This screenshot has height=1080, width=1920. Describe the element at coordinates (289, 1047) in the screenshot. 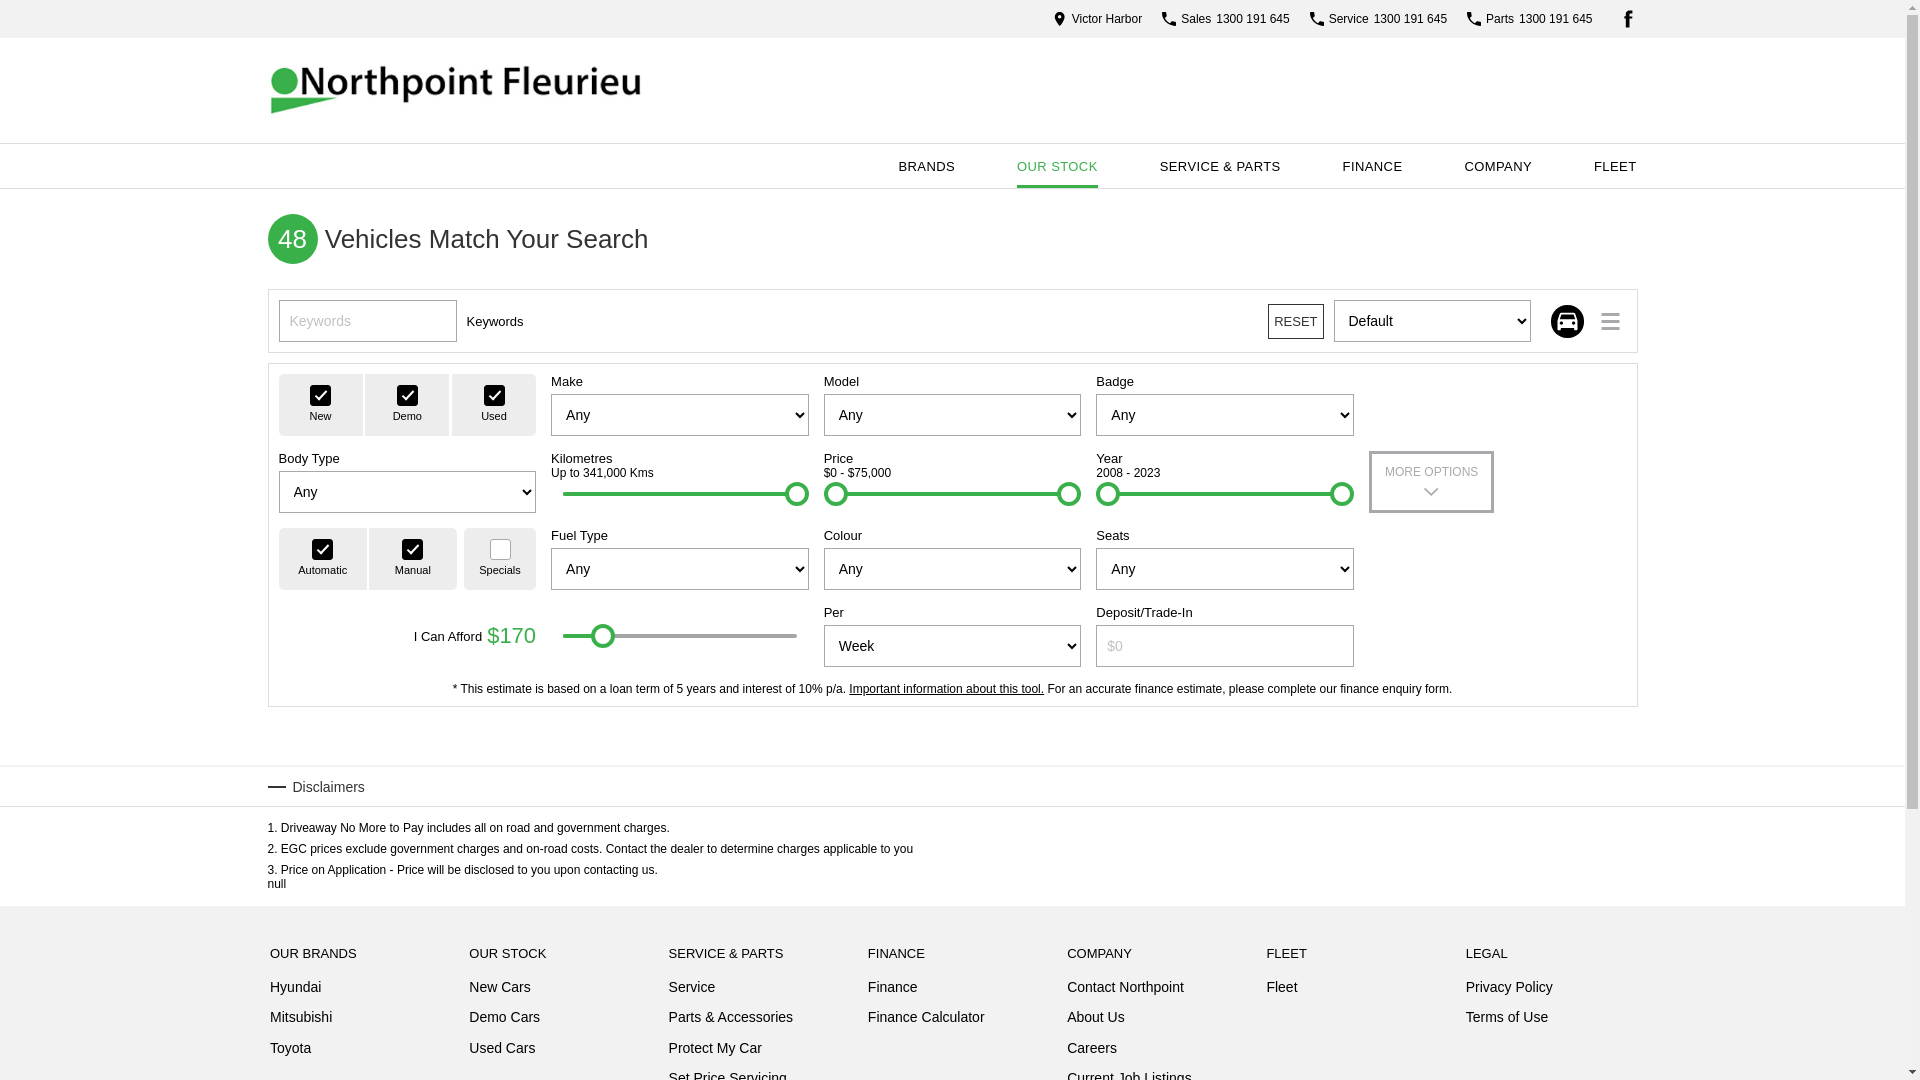

I see `'Toyota'` at that location.